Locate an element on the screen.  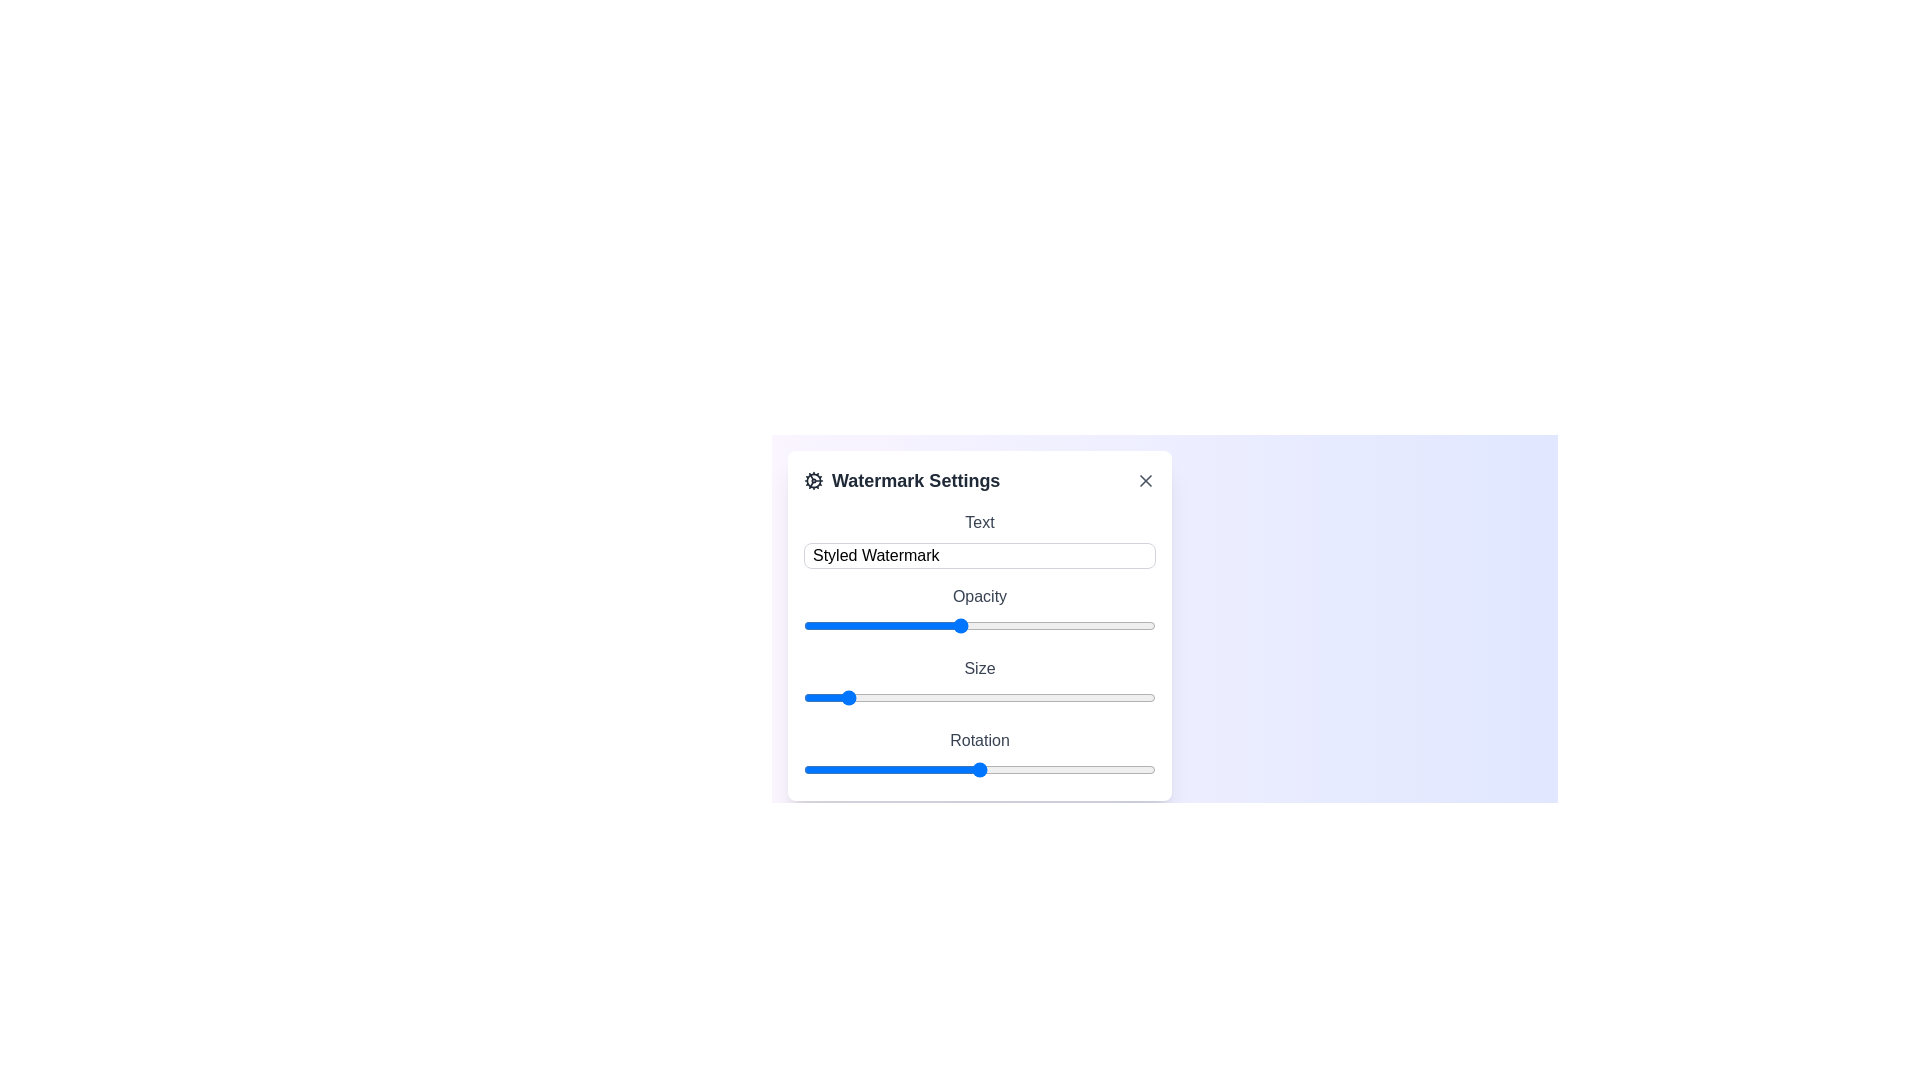
the size is located at coordinates (872, 697).